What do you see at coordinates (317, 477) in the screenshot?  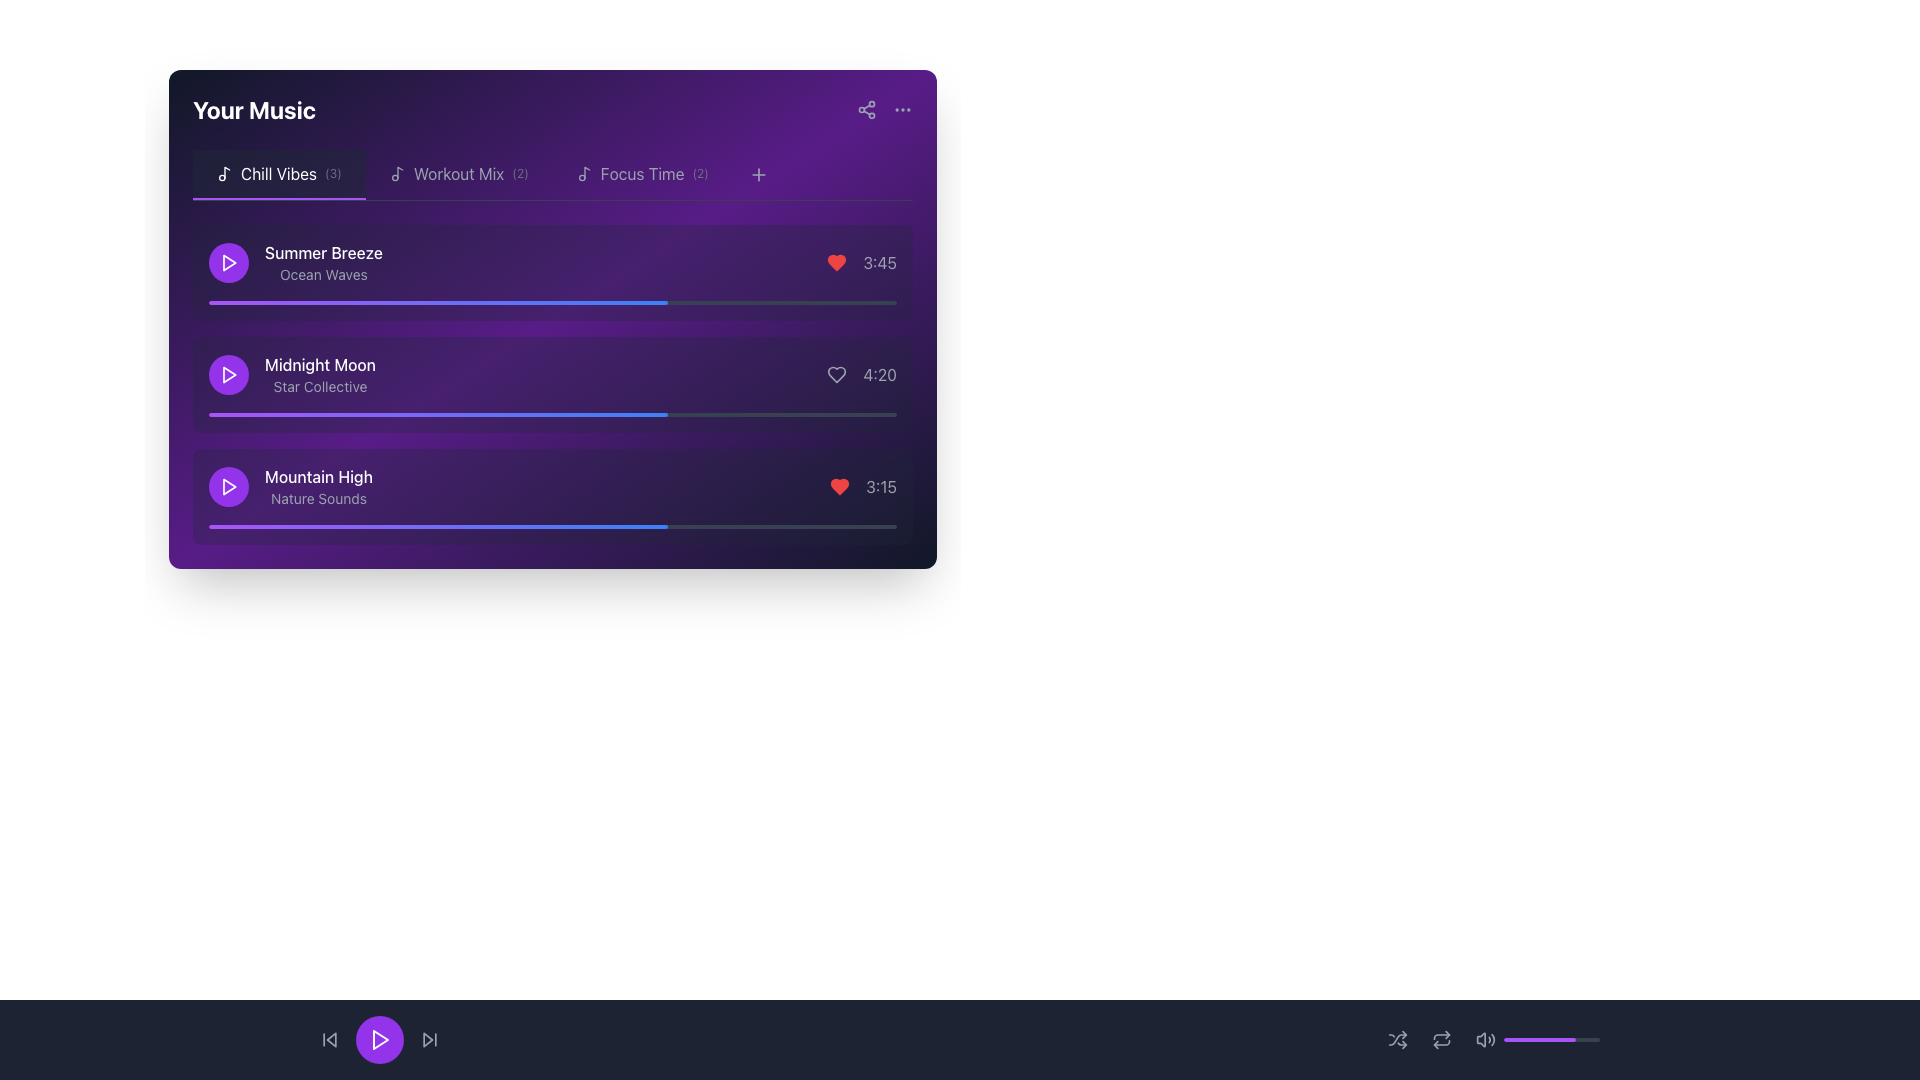 I see `the text label displaying 'Mountain High' in white font, located above the subtitle 'Nature Sounds' in the 'Your Music' panel` at bounding box center [317, 477].